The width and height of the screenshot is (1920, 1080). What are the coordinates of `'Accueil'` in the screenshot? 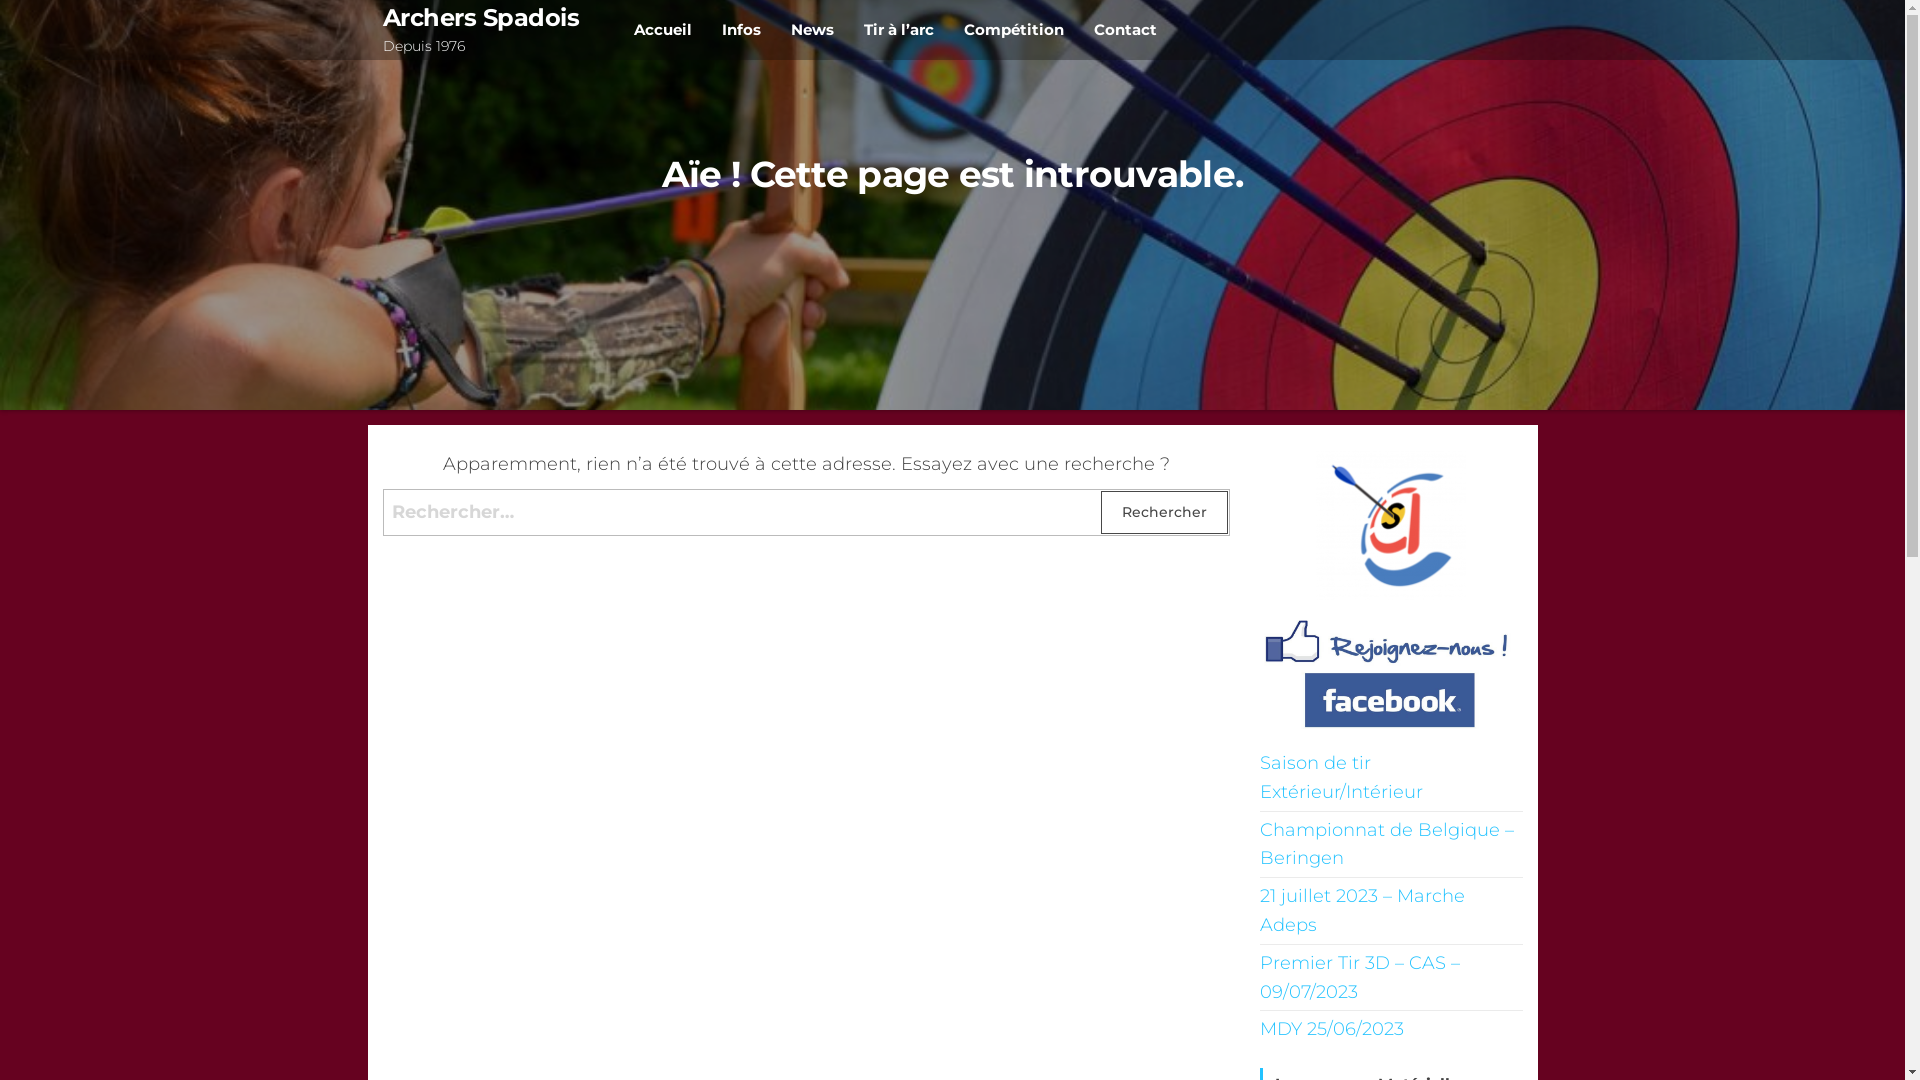 It's located at (662, 30).